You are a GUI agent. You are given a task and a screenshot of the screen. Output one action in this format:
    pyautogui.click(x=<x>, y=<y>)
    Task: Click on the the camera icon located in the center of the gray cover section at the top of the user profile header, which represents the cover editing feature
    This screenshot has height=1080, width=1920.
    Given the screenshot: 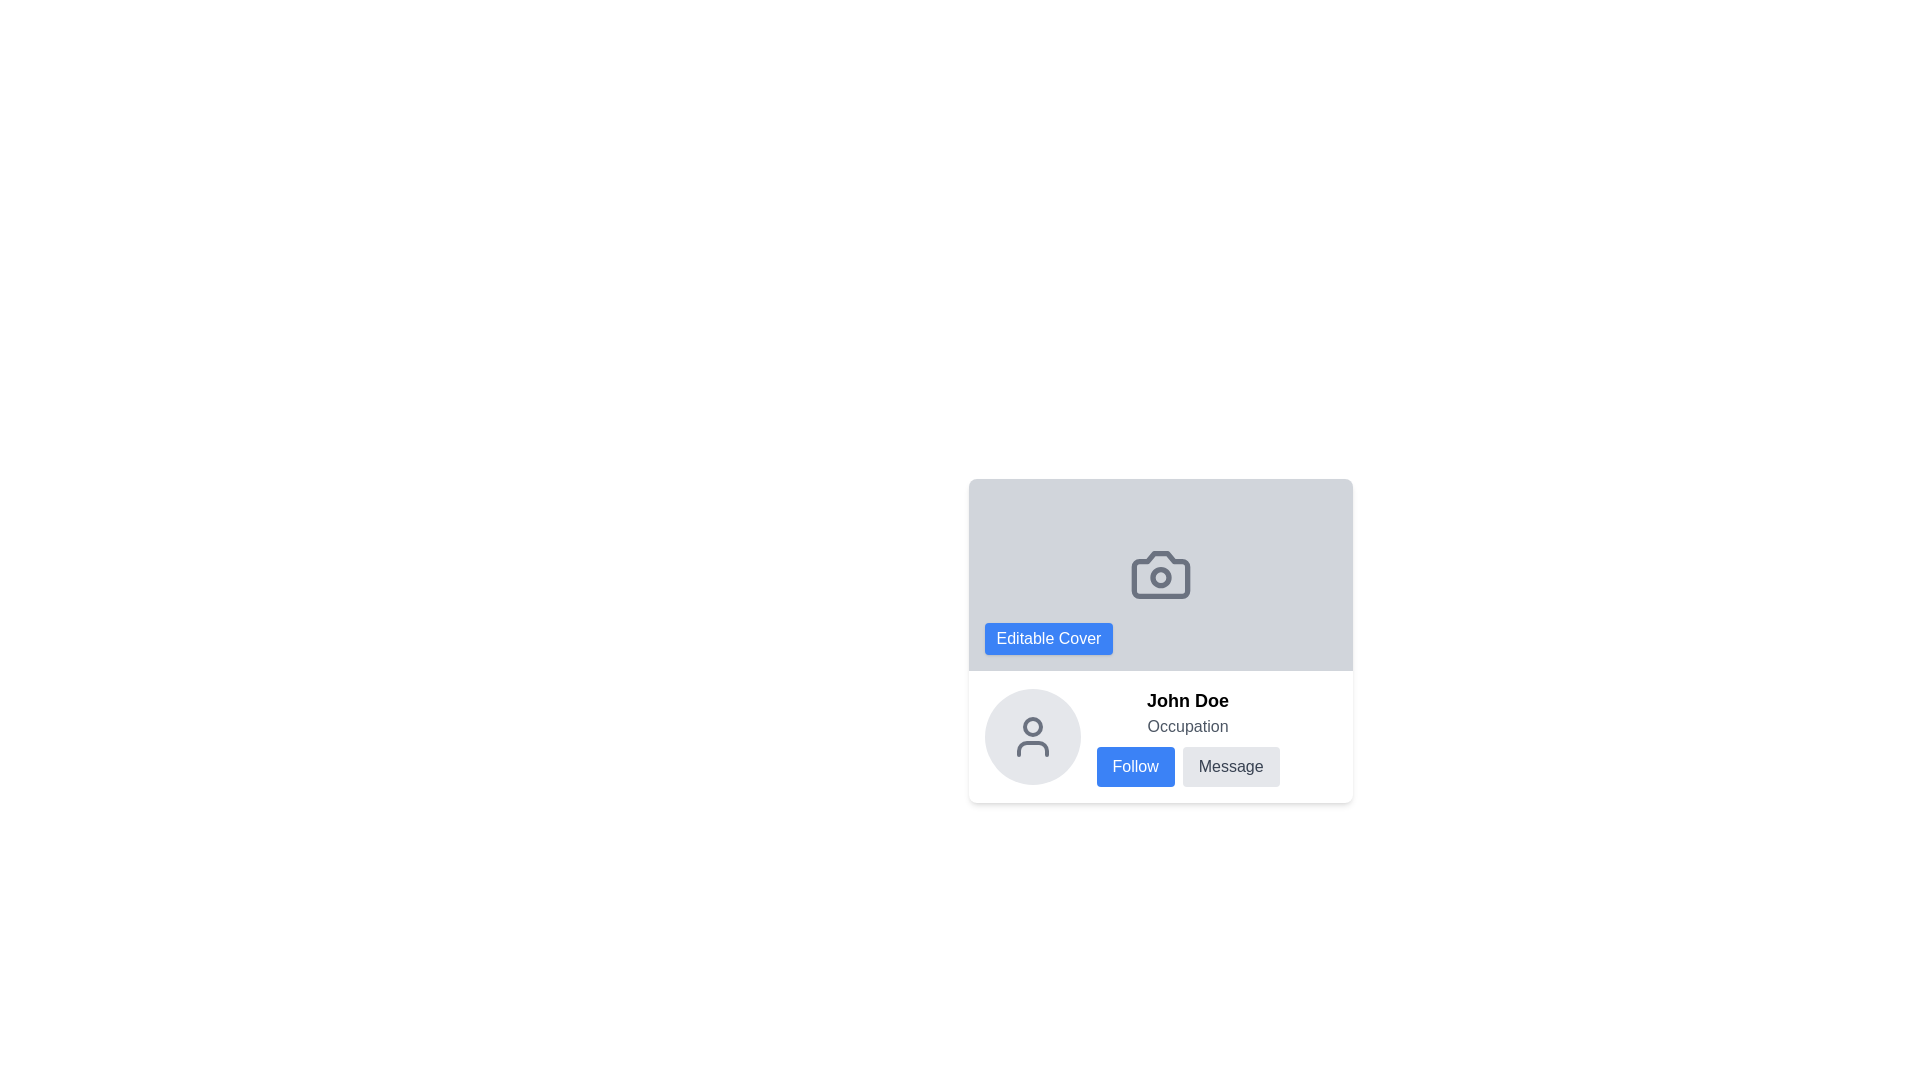 What is the action you would take?
    pyautogui.click(x=1160, y=574)
    